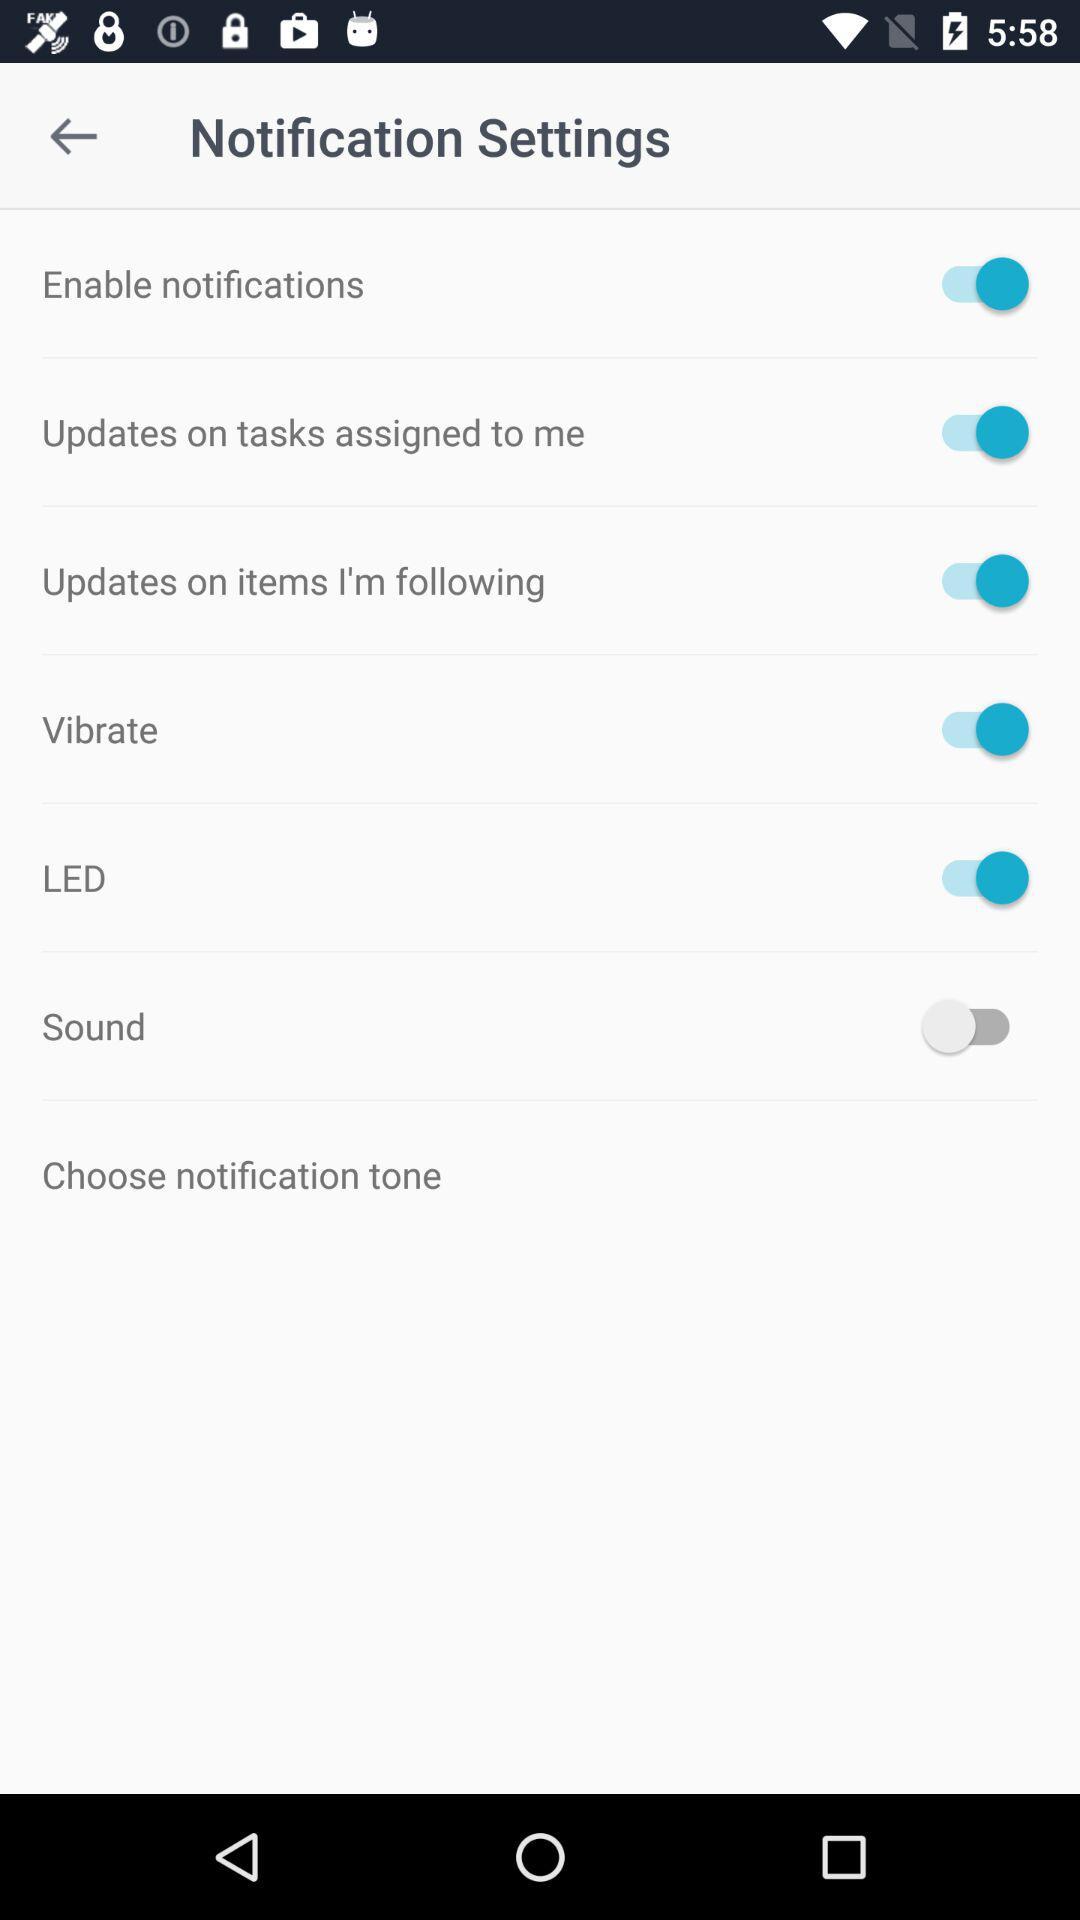 The image size is (1080, 1920). What do you see at coordinates (974, 431) in the screenshot?
I see `the icon next to updates on tasks icon` at bounding box center [974, 431].